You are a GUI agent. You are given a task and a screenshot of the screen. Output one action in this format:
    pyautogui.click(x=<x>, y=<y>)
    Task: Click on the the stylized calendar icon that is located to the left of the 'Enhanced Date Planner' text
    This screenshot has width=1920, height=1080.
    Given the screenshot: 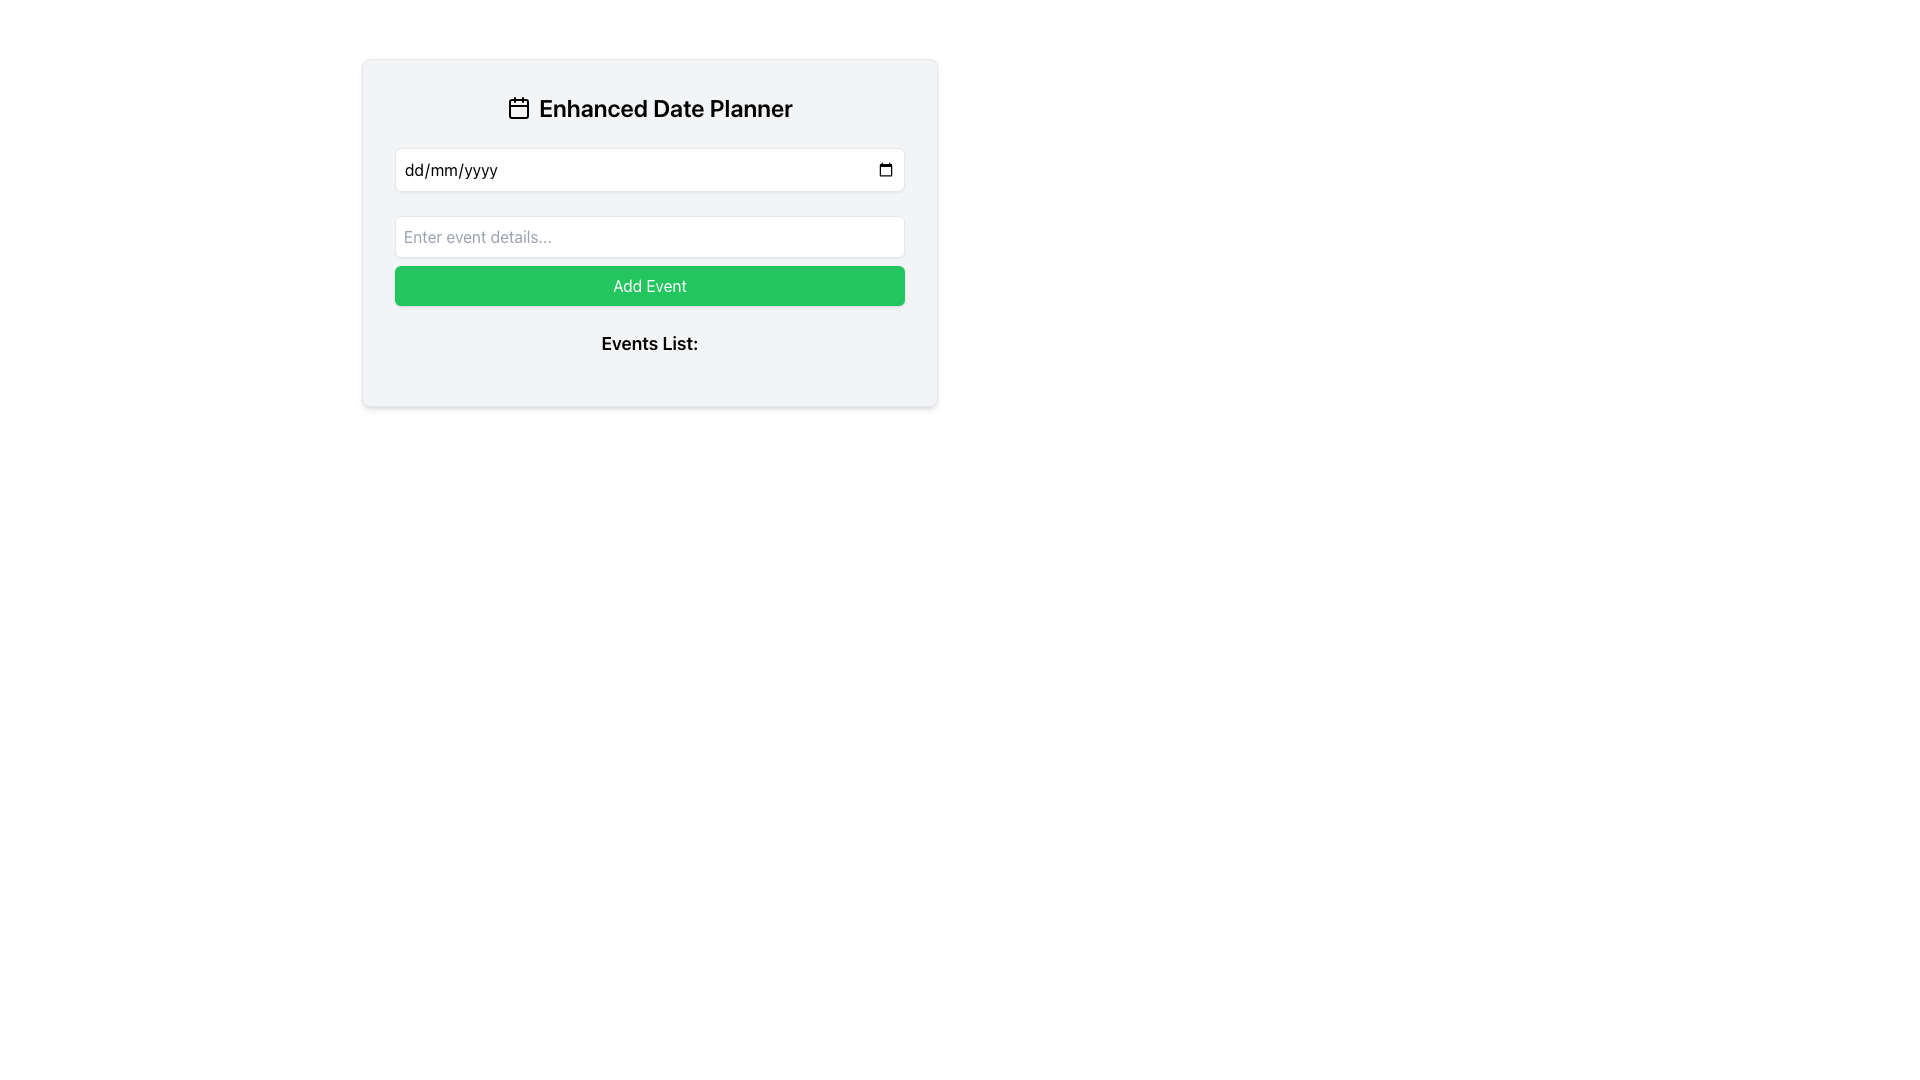 What is the action you would take?
    pyautogui.click(x=519, y=108)
    